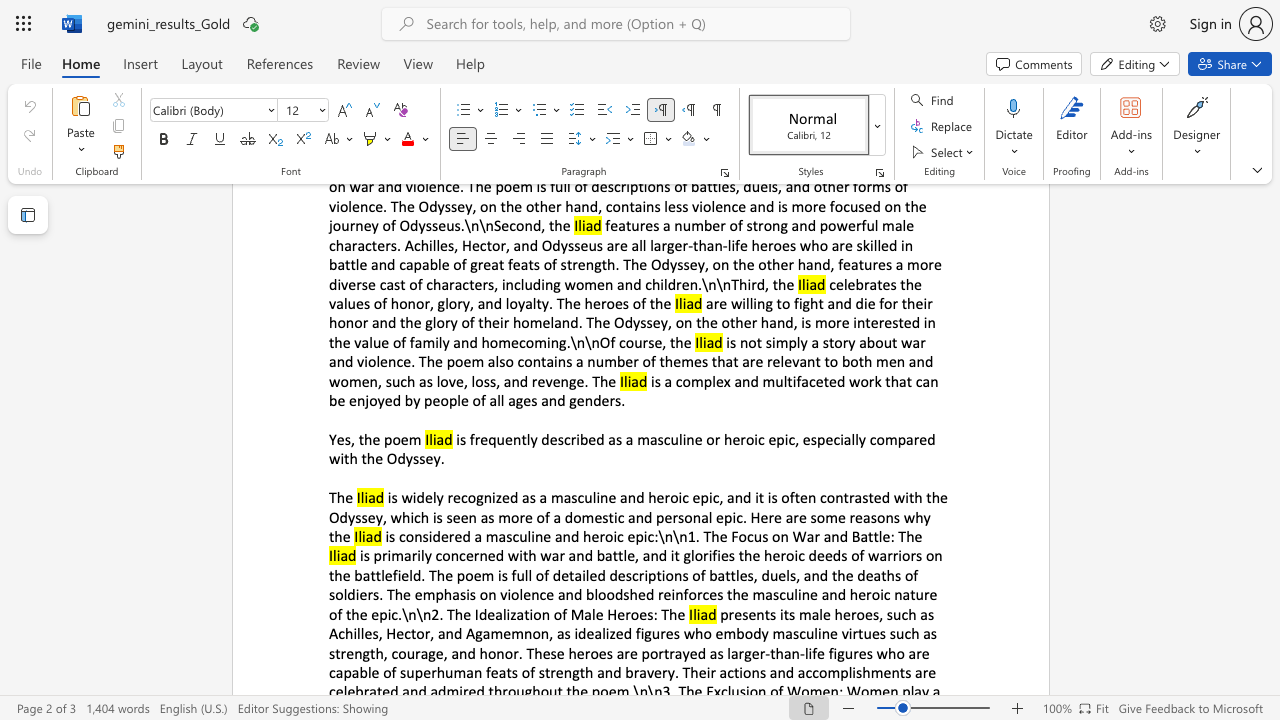  Describe the element at coordinates (400, 438) in the screenshot. I see `the subset text "em" within the text "Yes, the poem"` at that location.